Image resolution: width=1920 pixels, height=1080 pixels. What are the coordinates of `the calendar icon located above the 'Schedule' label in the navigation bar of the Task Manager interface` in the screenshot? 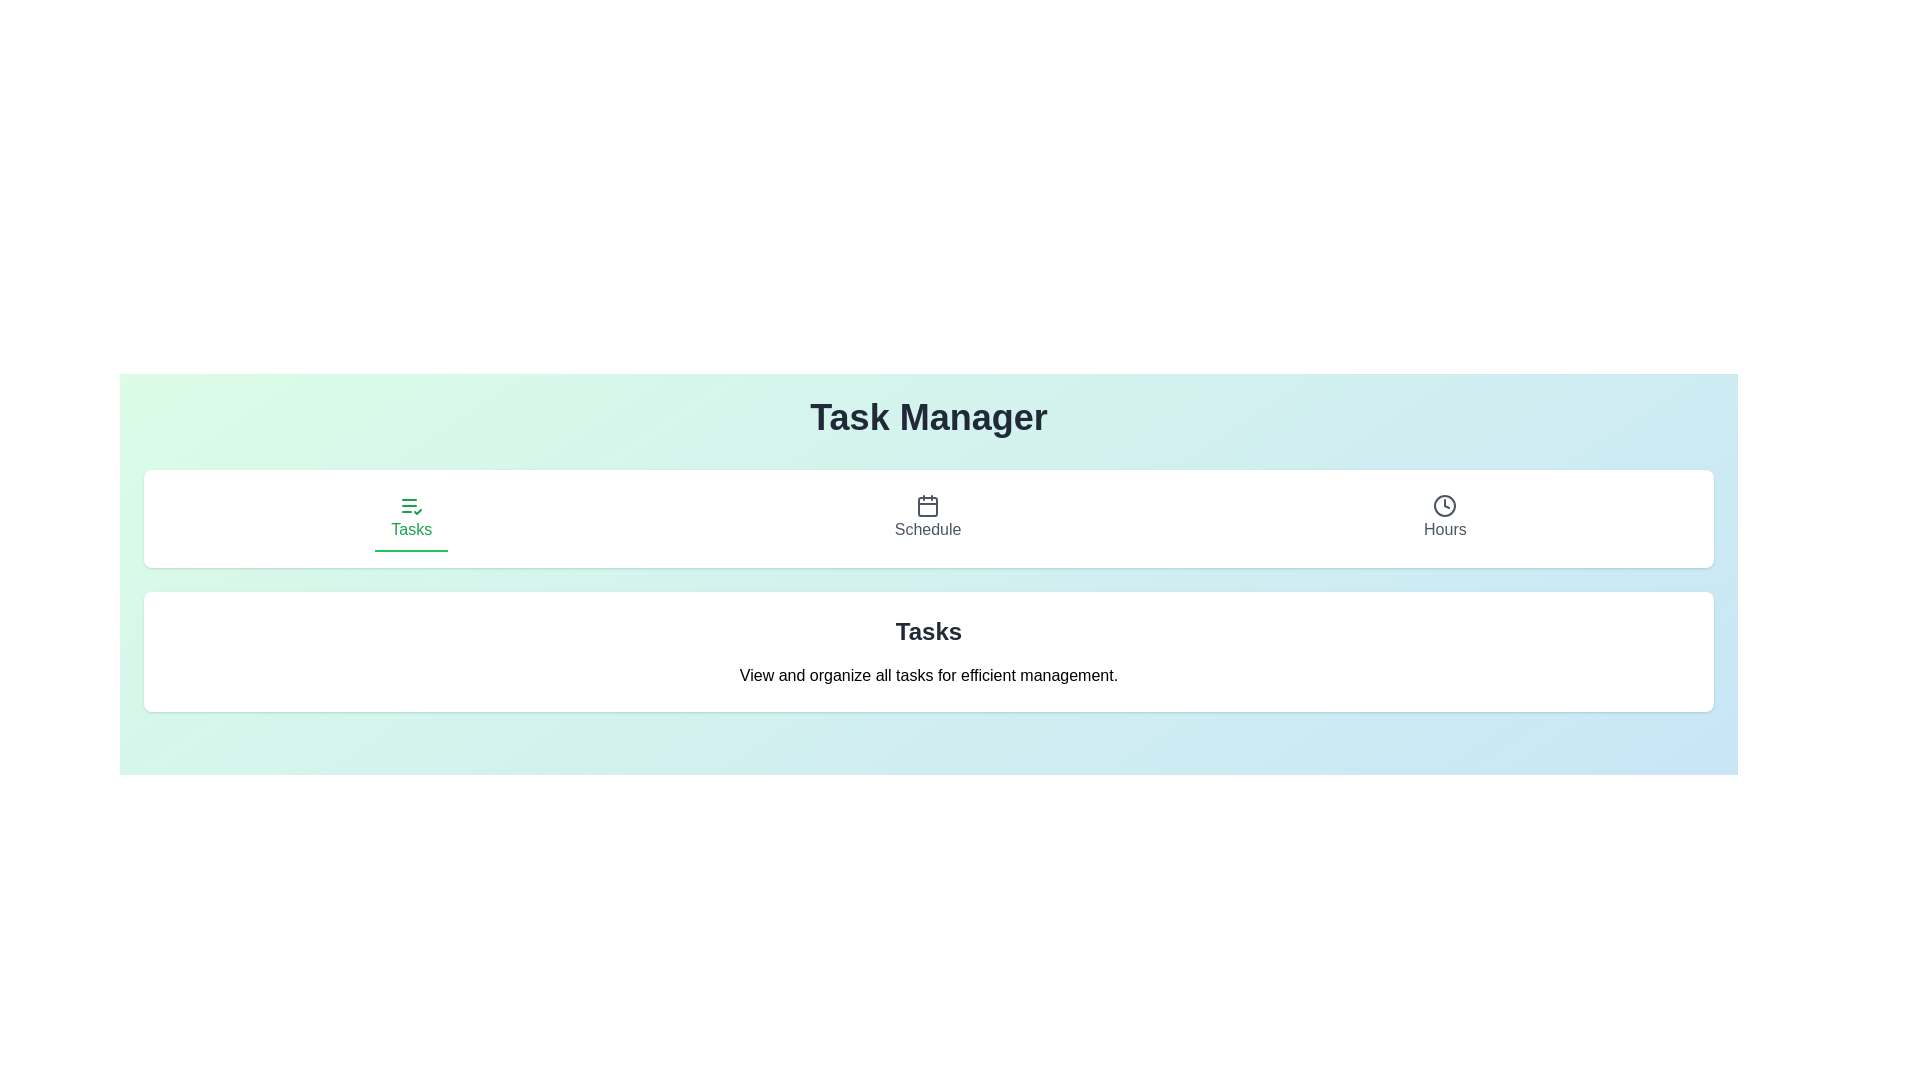 It's located at (927, 504).